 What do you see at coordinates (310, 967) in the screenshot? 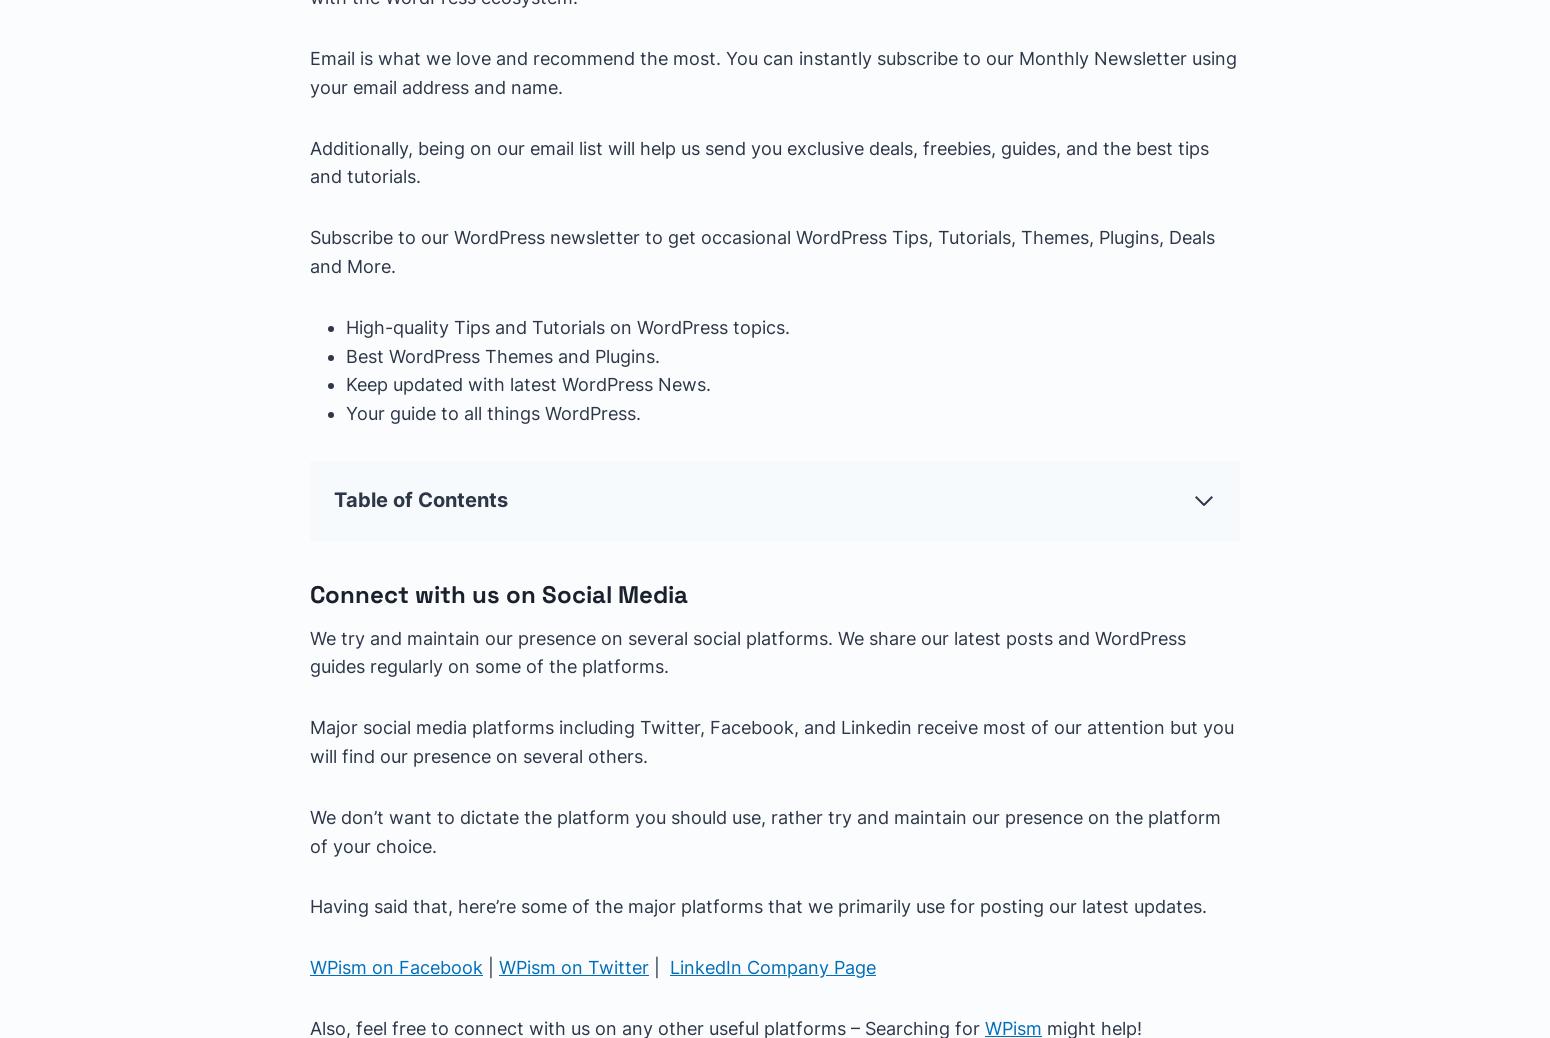
I see `'WPism on Facebook'` at bounding box center [310, 967].